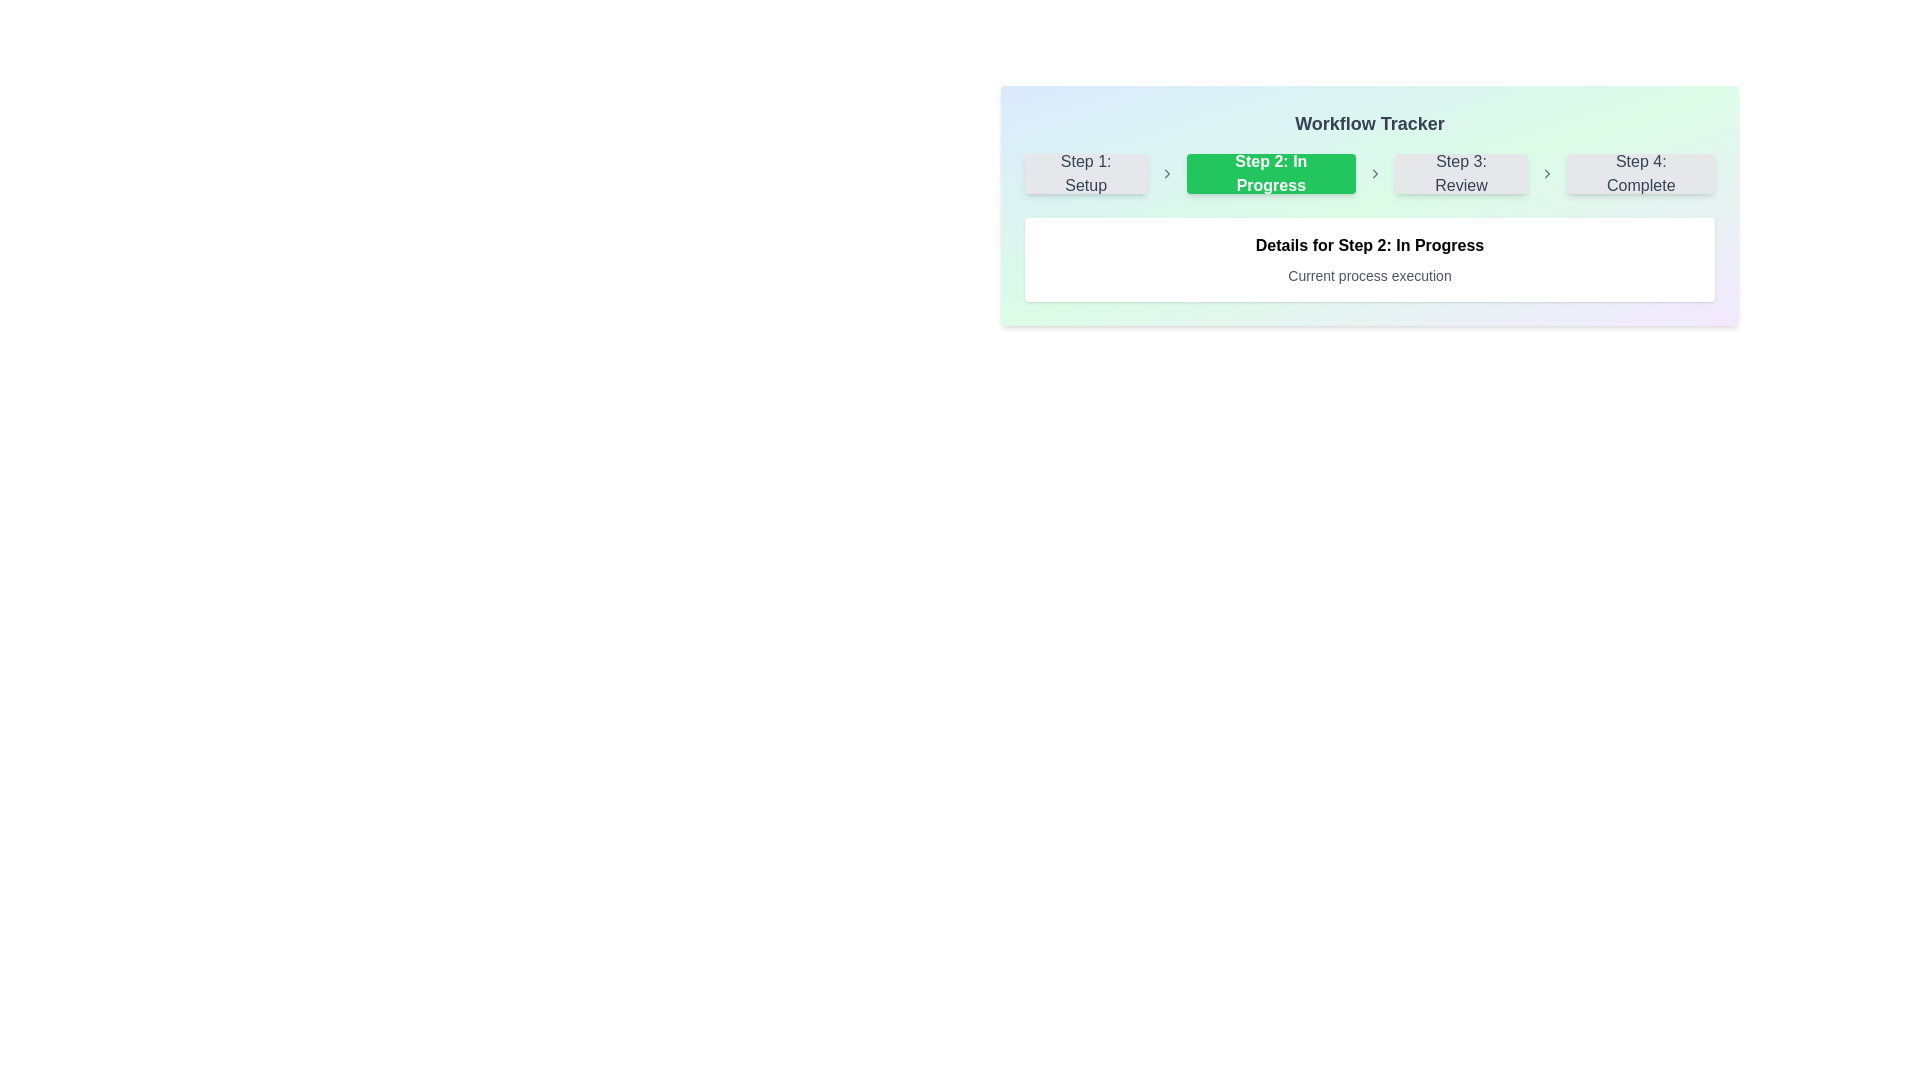 This screenshot has width=1920, height=1080. I want to click on the rightwards pointing chevron icon located between the labels 'Step 2: In Progress' and 'Step 3: Review' in the horizontal step tracker, so click(1374, 172).